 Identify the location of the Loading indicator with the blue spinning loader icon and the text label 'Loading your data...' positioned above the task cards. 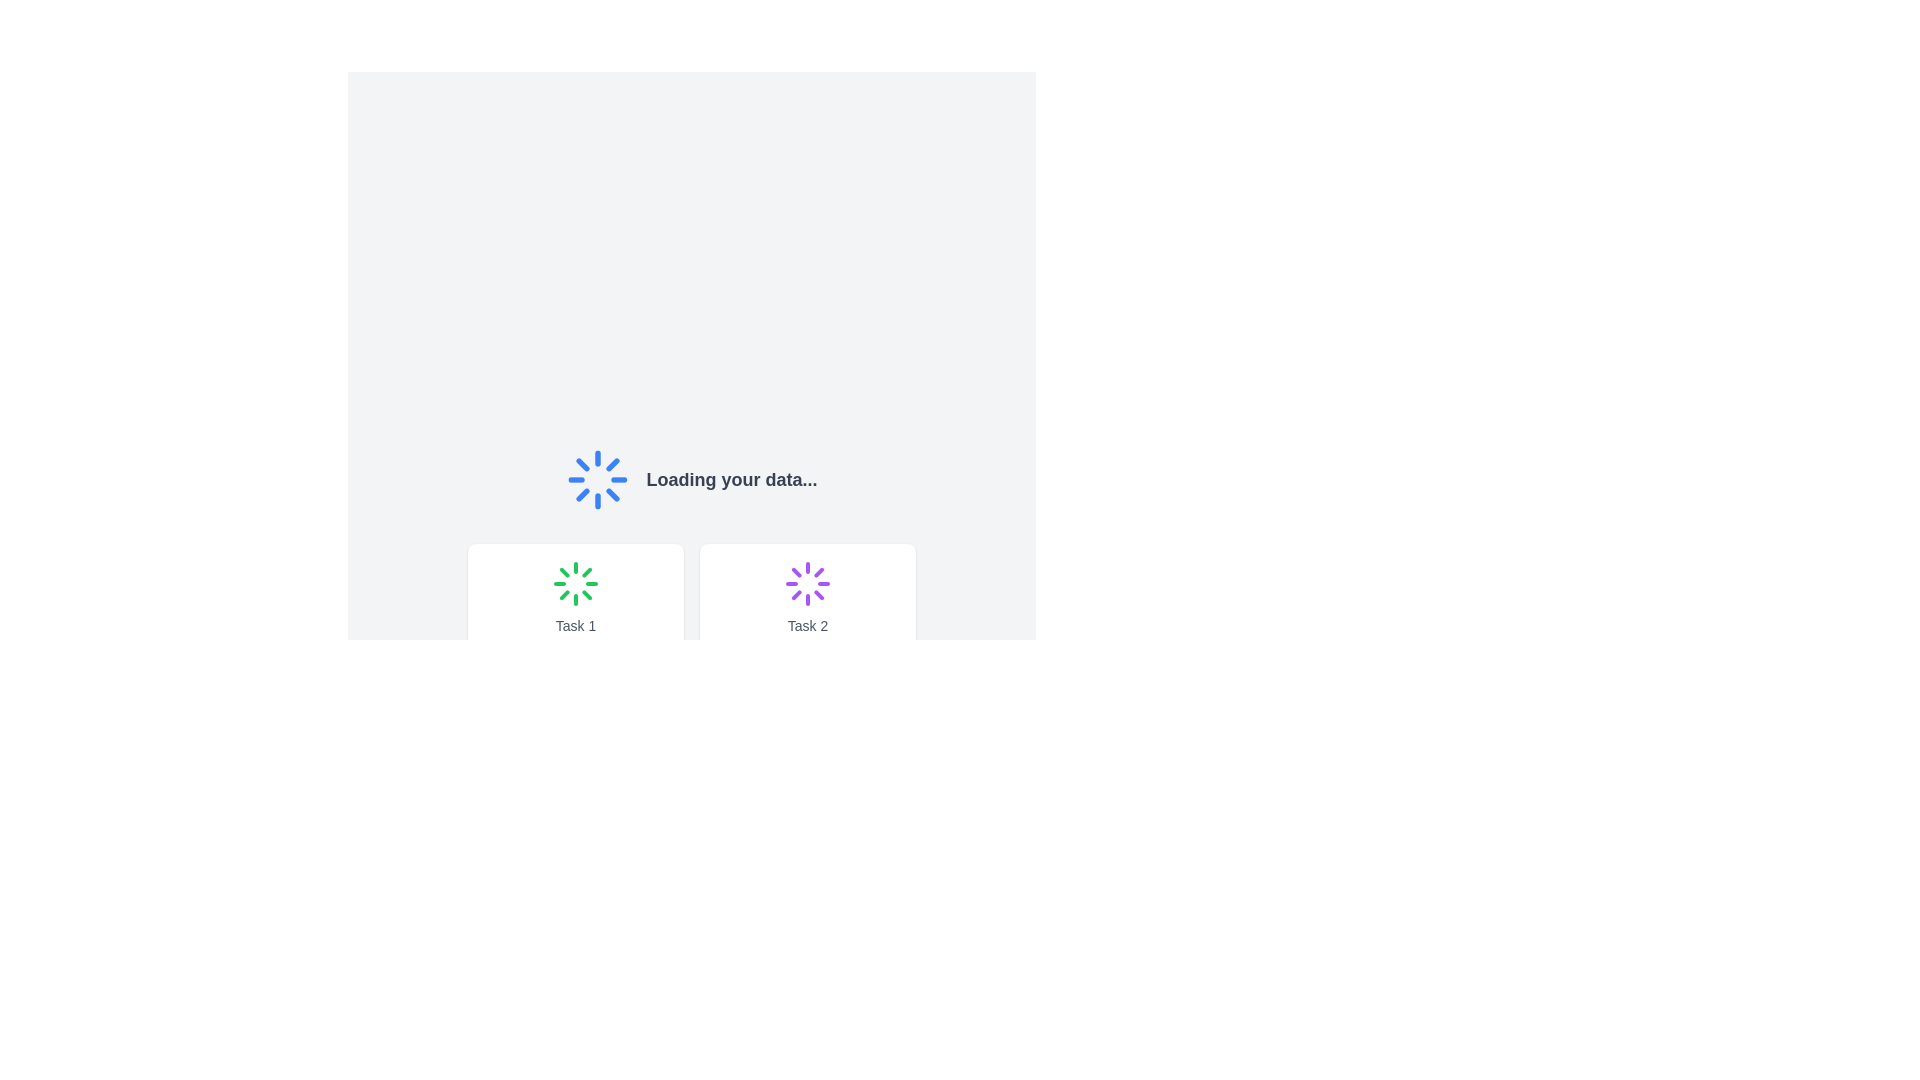
(691, 479).